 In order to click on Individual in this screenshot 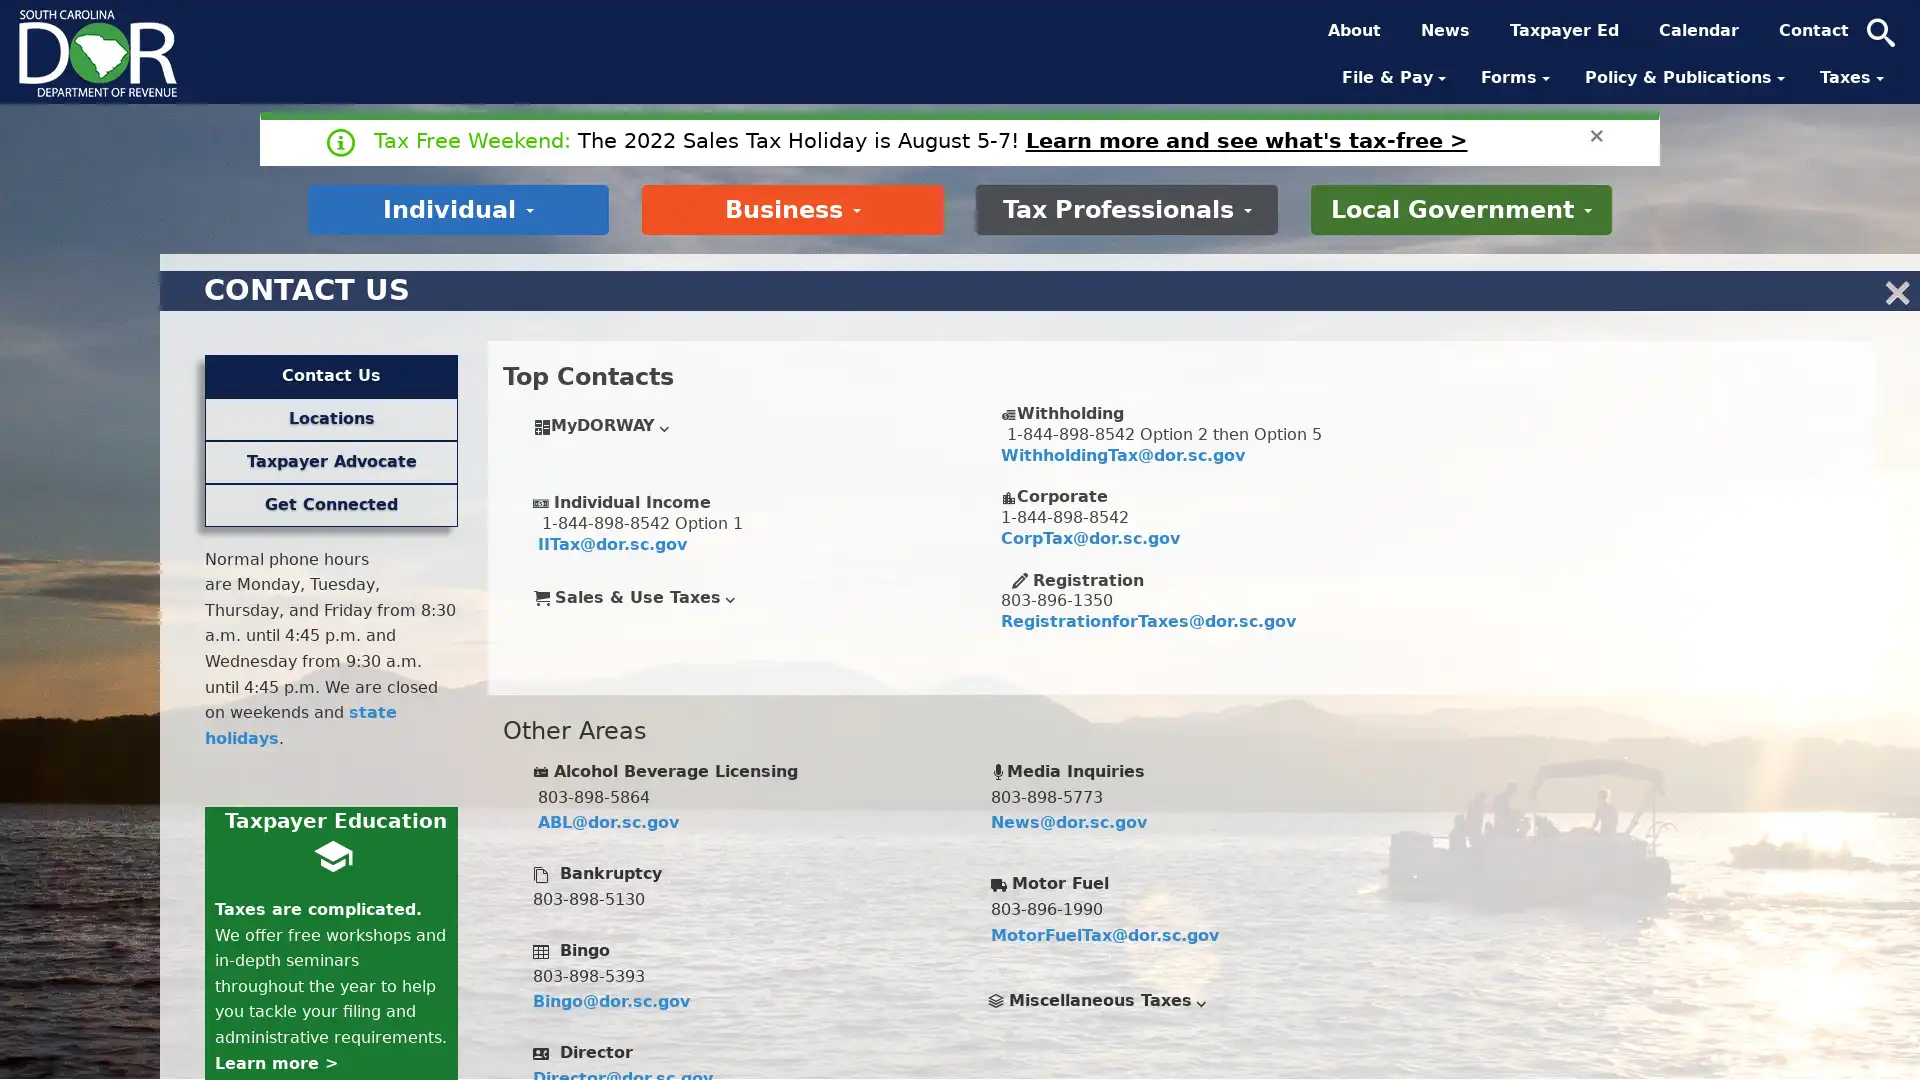, I will do `click(456, 208)`.